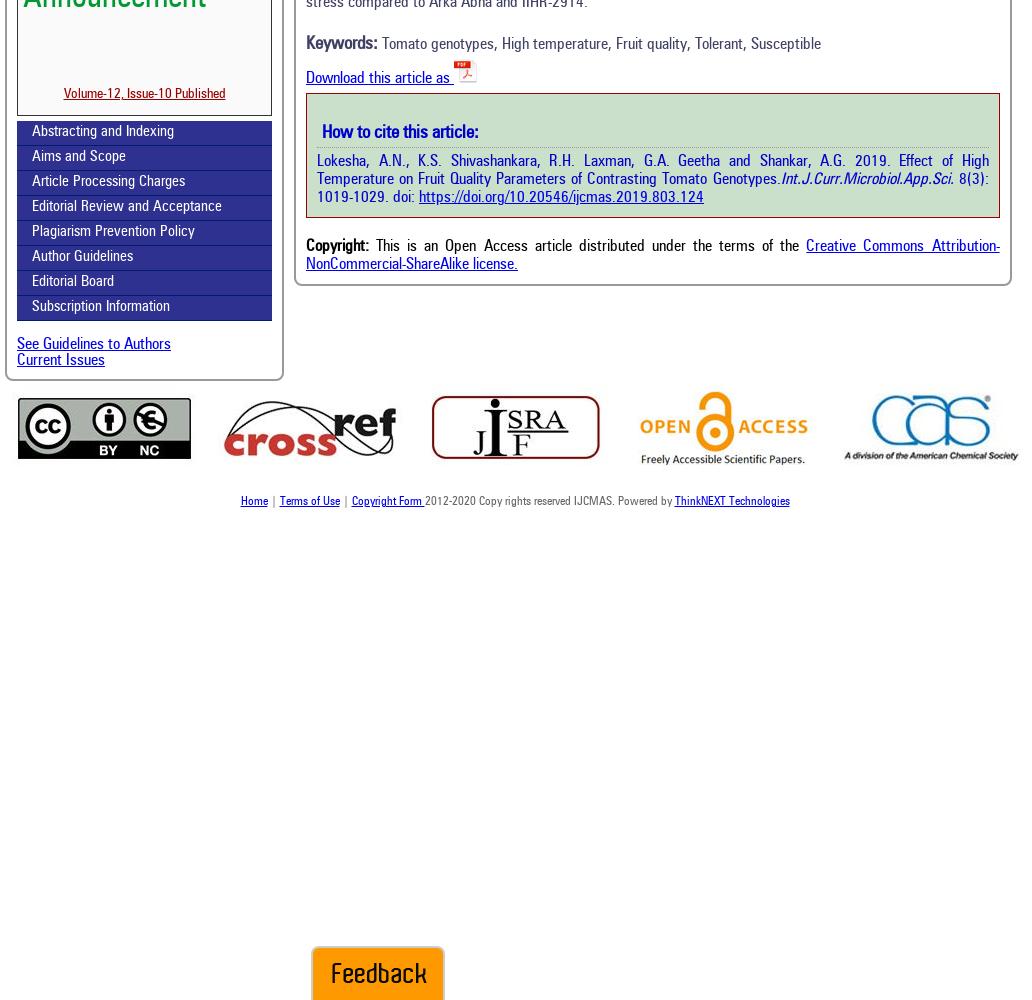 The width and height of the screenshot is (1032, 1000). What do you see at coordinates (142, 146) in the screenshot?
I see `'Call for paper-Vol-12, Issue 11- November 2023'` at bounding box center [142, 146].